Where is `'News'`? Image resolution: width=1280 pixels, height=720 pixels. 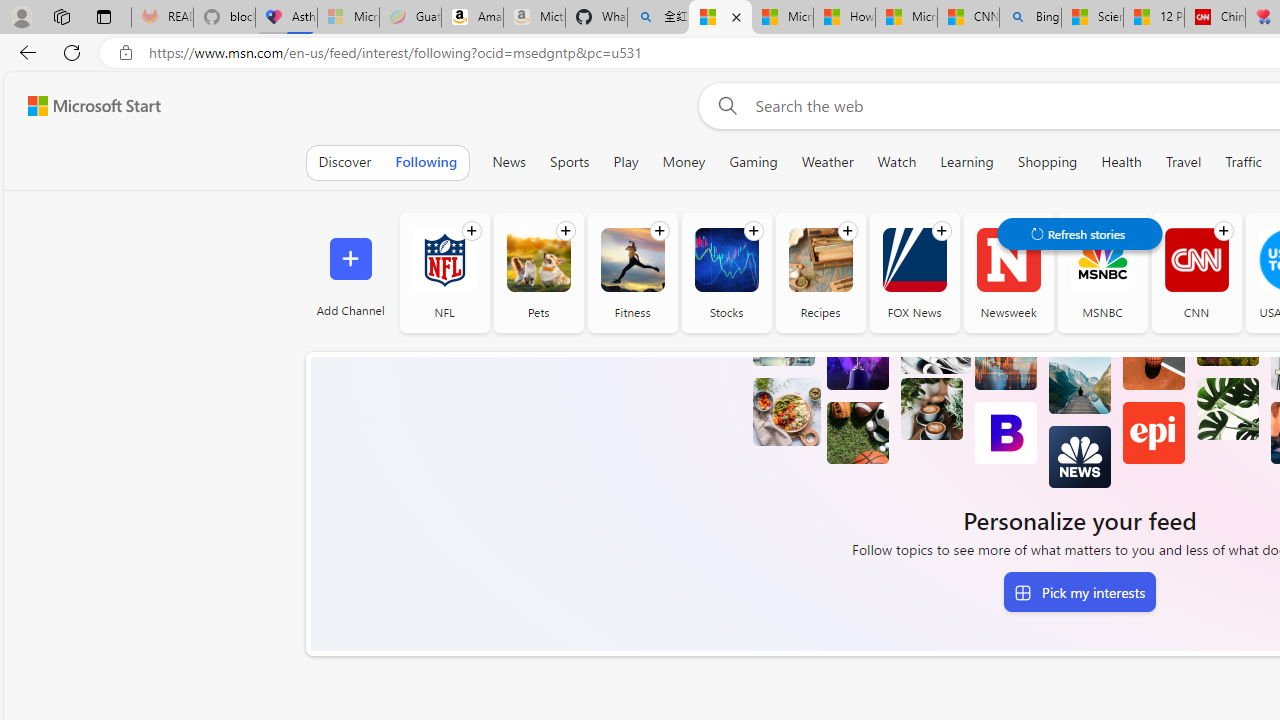
'News' is located at coordinates (508, 161).